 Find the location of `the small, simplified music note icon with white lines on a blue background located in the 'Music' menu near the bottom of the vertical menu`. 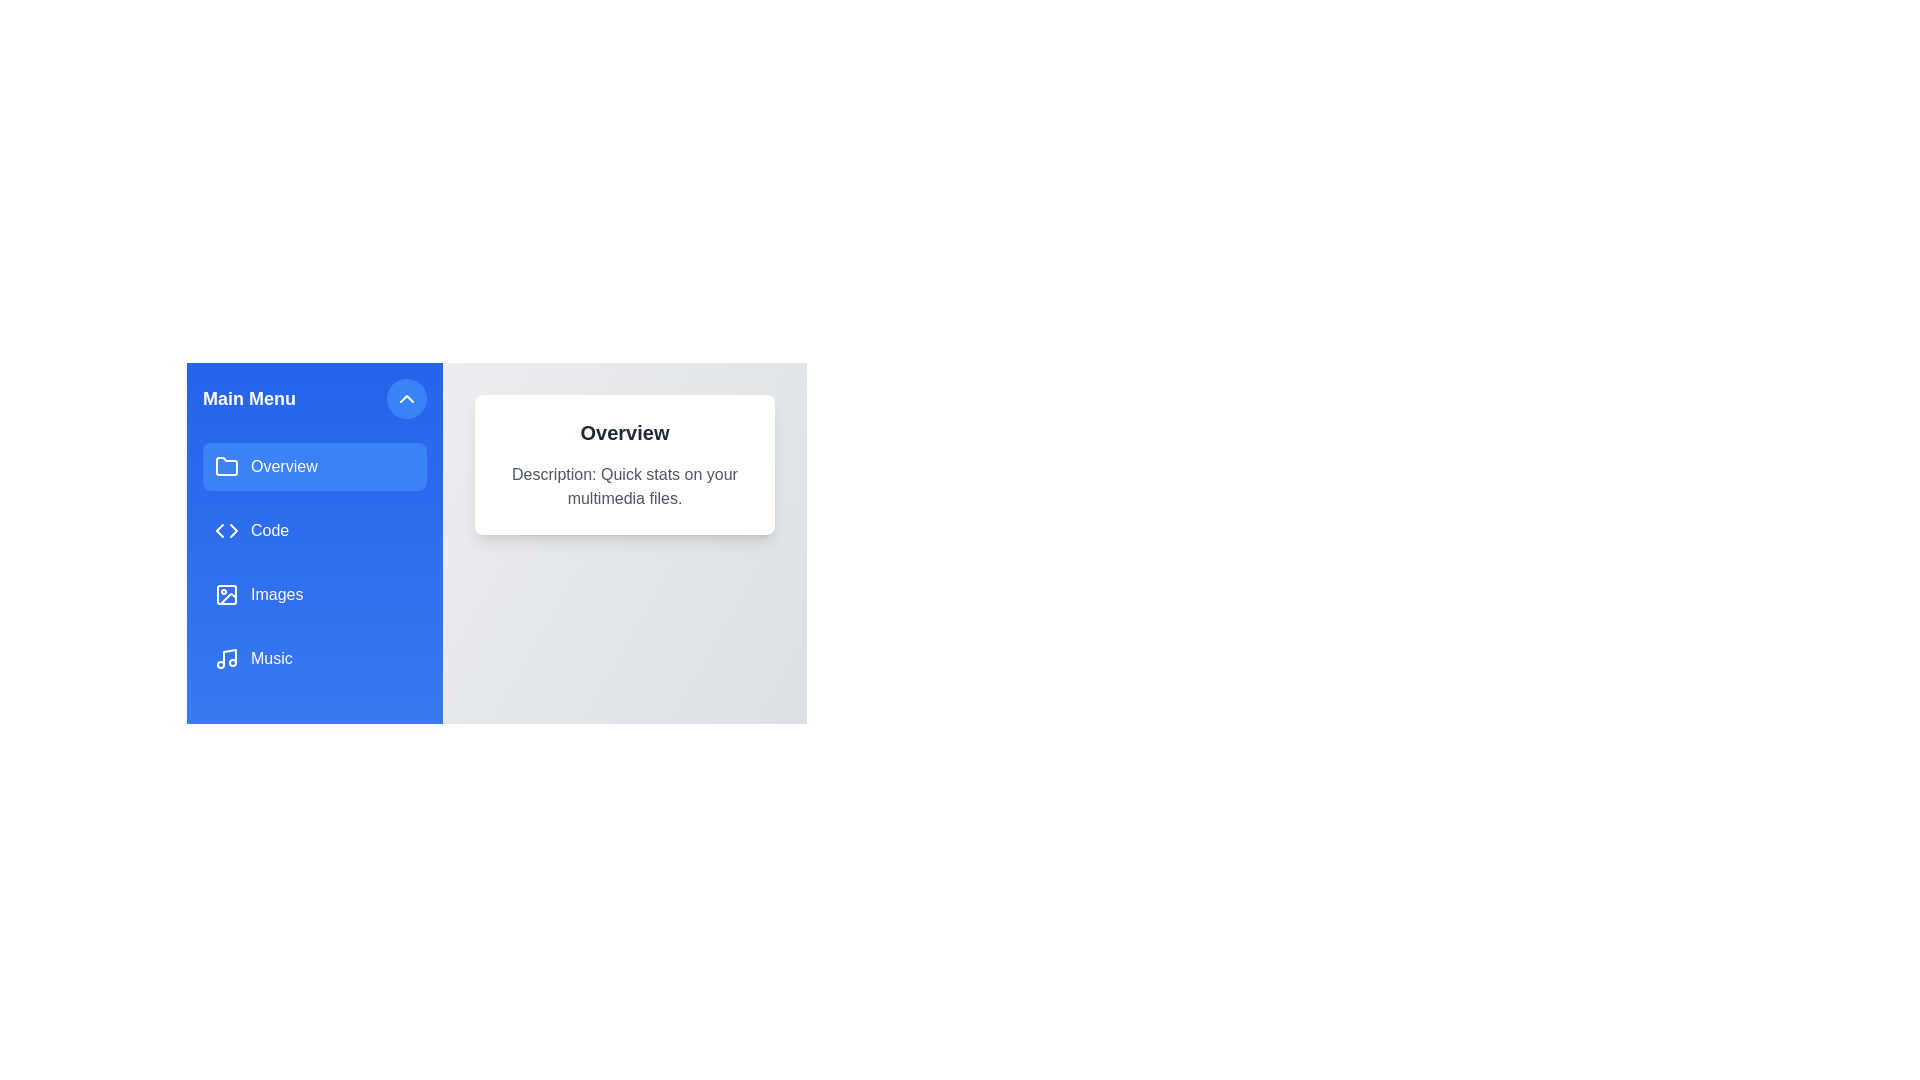

the small, simplified music note icon with white lines on a blue background located in the 'Music' menu near the bottom of the vertical menu is located at coordinates (226, 659).